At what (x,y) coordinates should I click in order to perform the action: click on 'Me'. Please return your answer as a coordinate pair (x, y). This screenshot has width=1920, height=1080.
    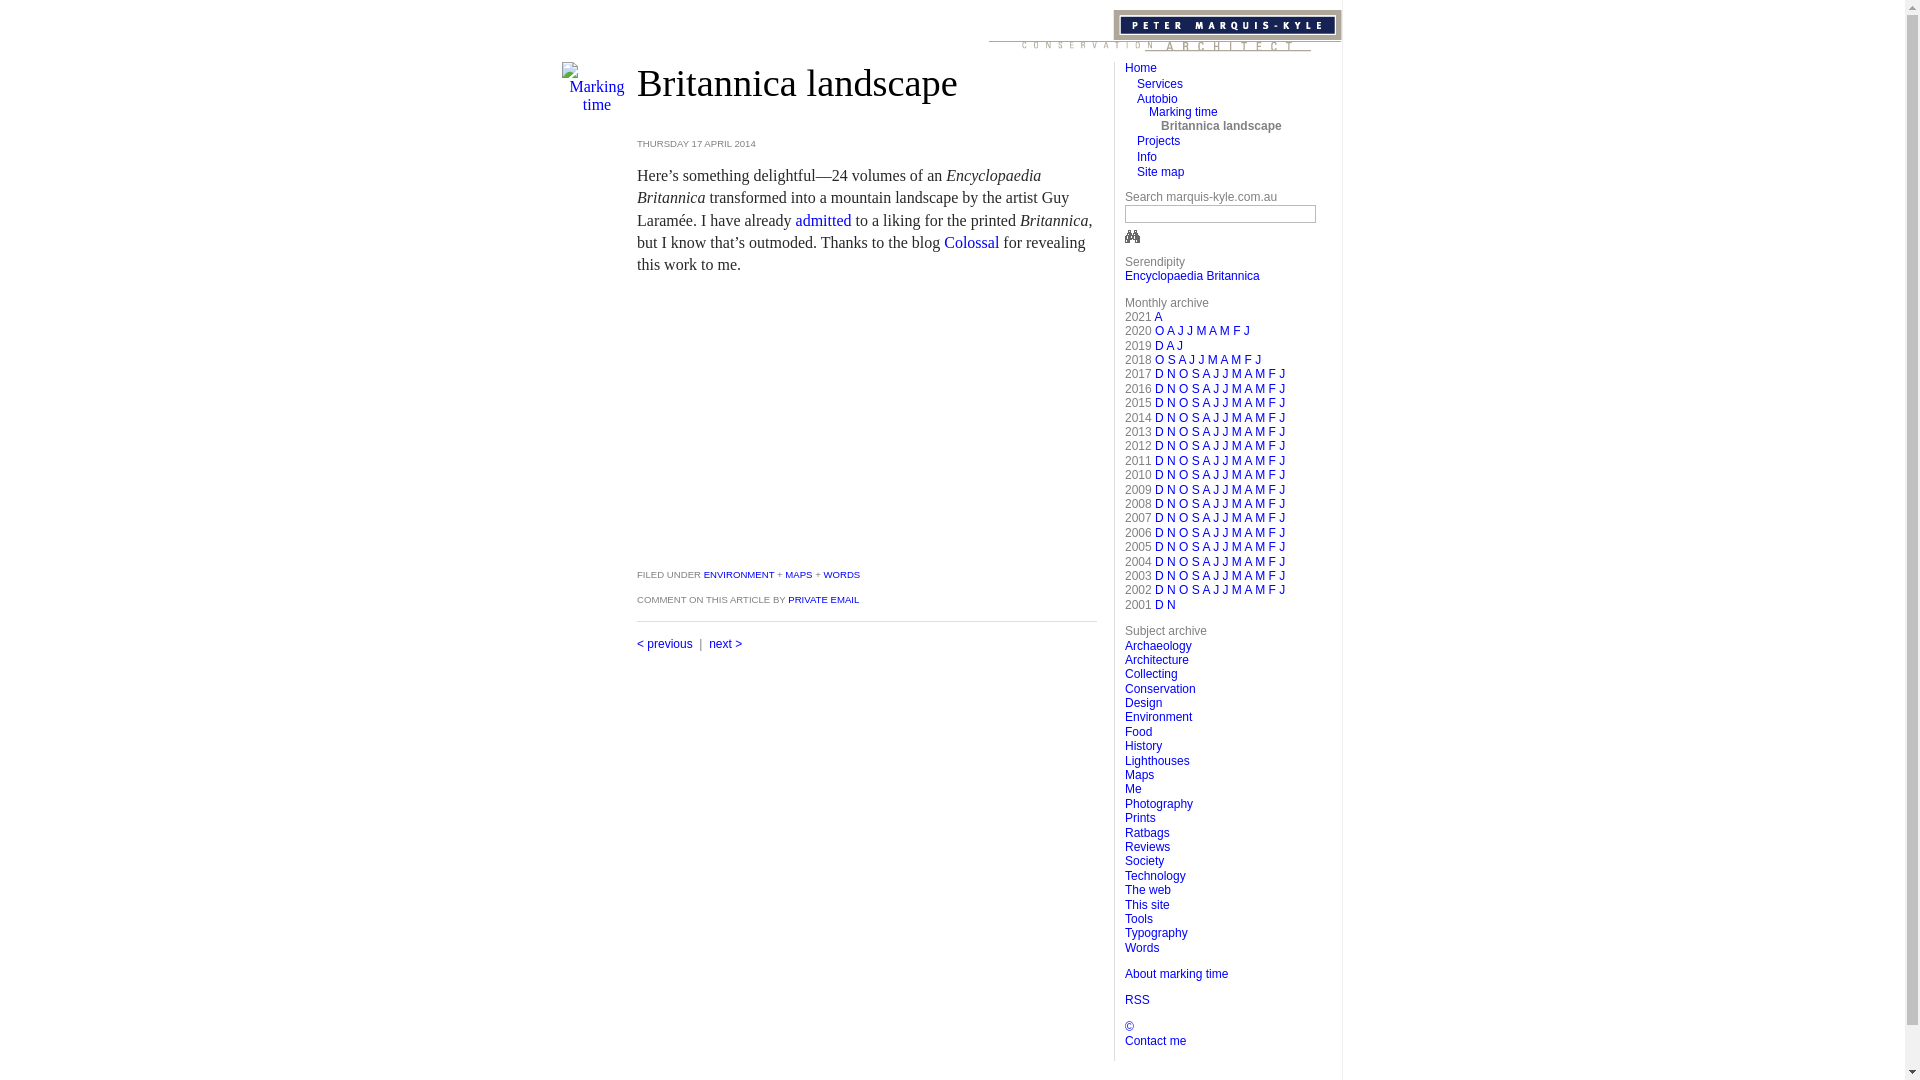
    Looking at the image, I should click on (1133, 788).